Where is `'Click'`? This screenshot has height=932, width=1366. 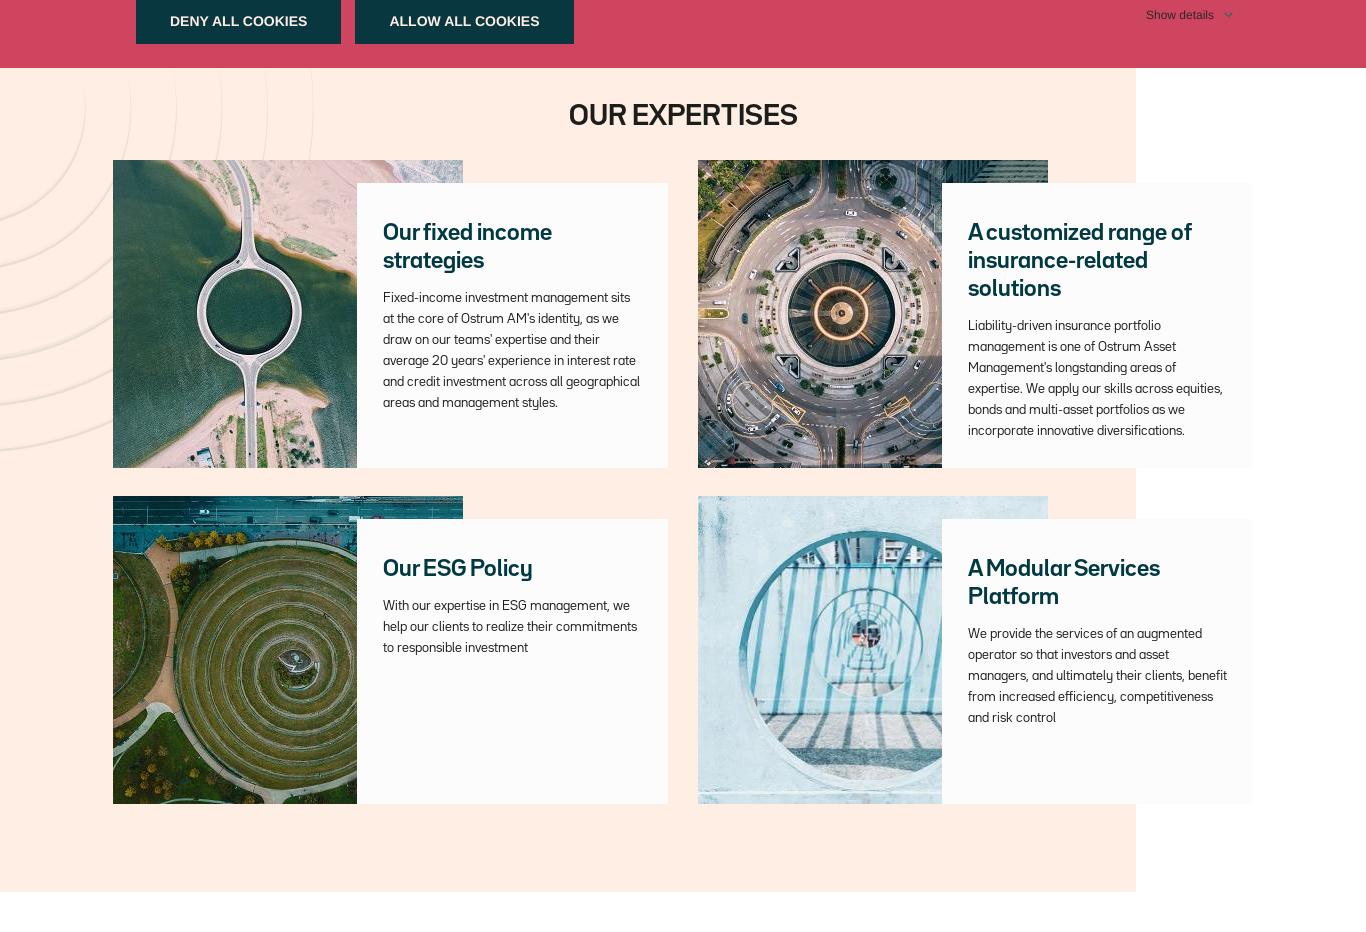 'Click' is located at coordinates (367, 37).